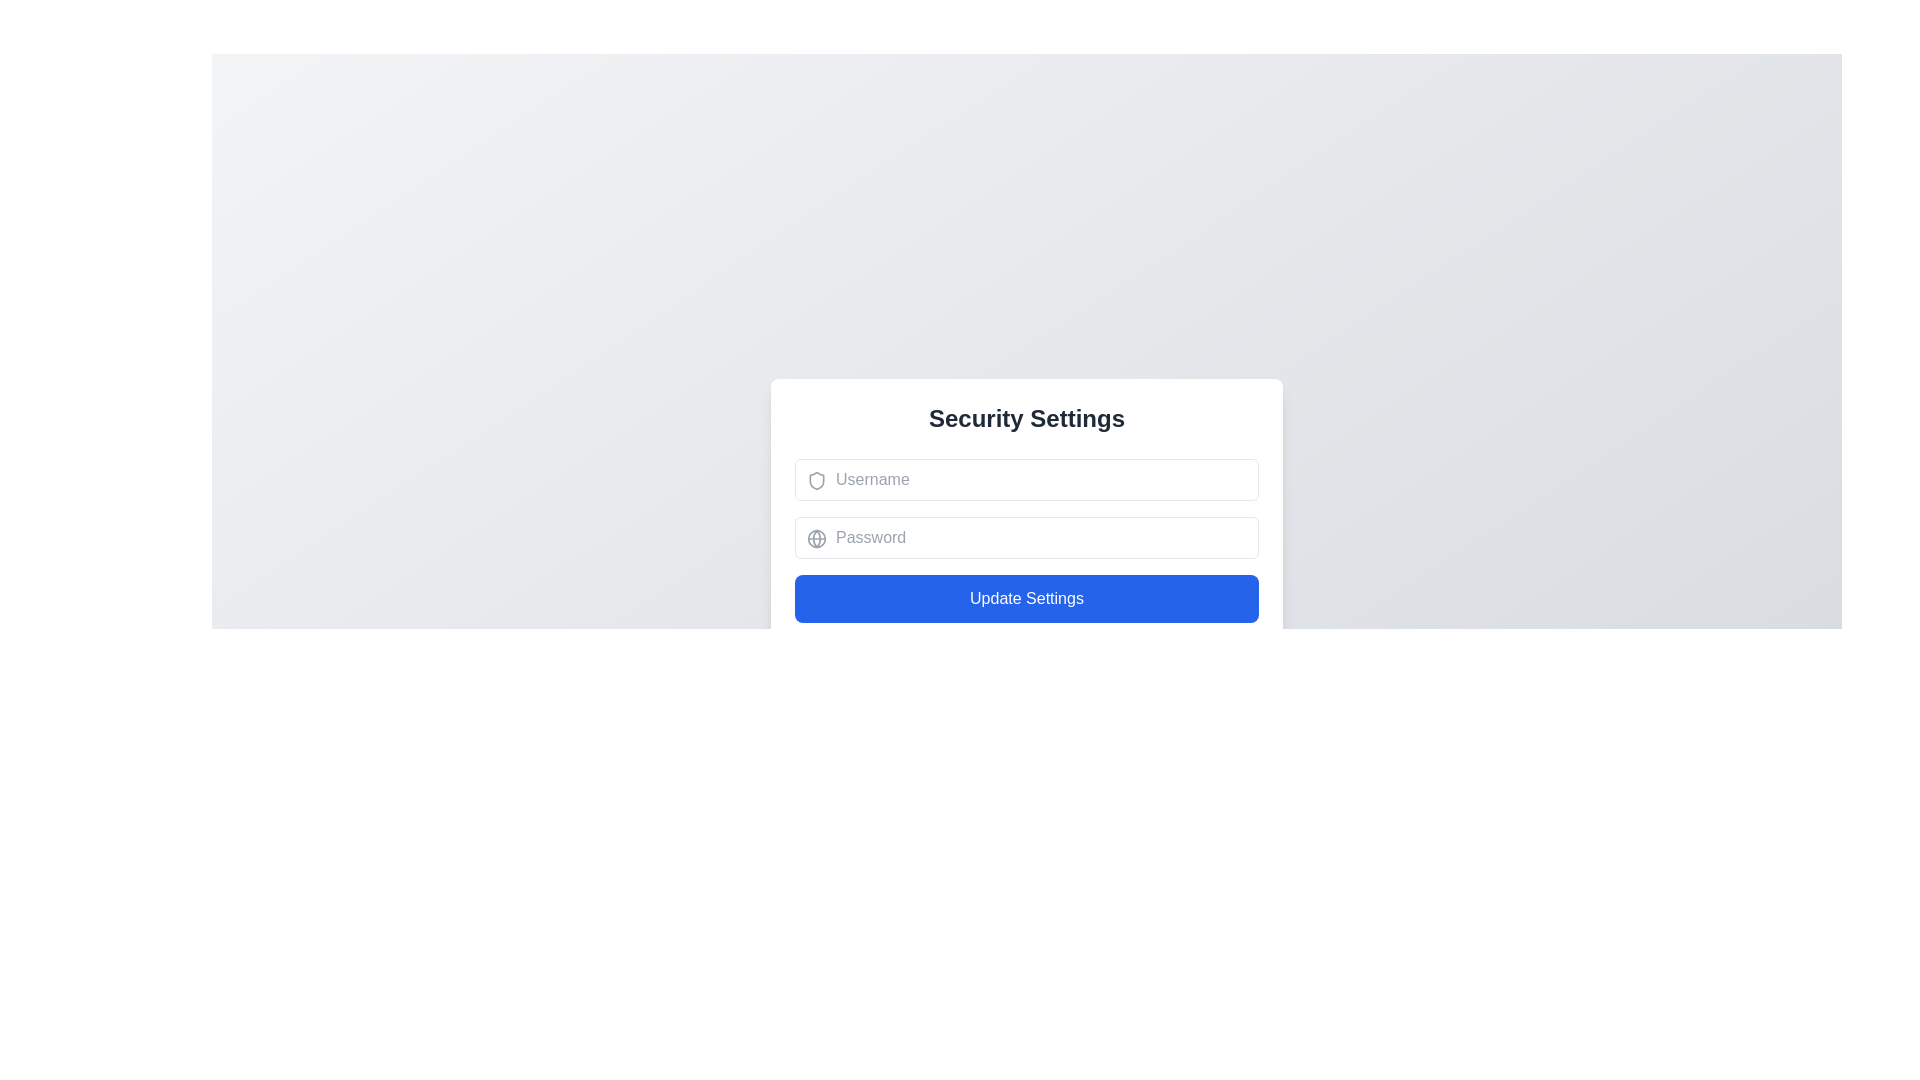 The image size is (1920, 1080). I want to click on the prominent blue 'Update Settings' button located at the bottom of the Security Settings Form Card, so click(1027, 592).